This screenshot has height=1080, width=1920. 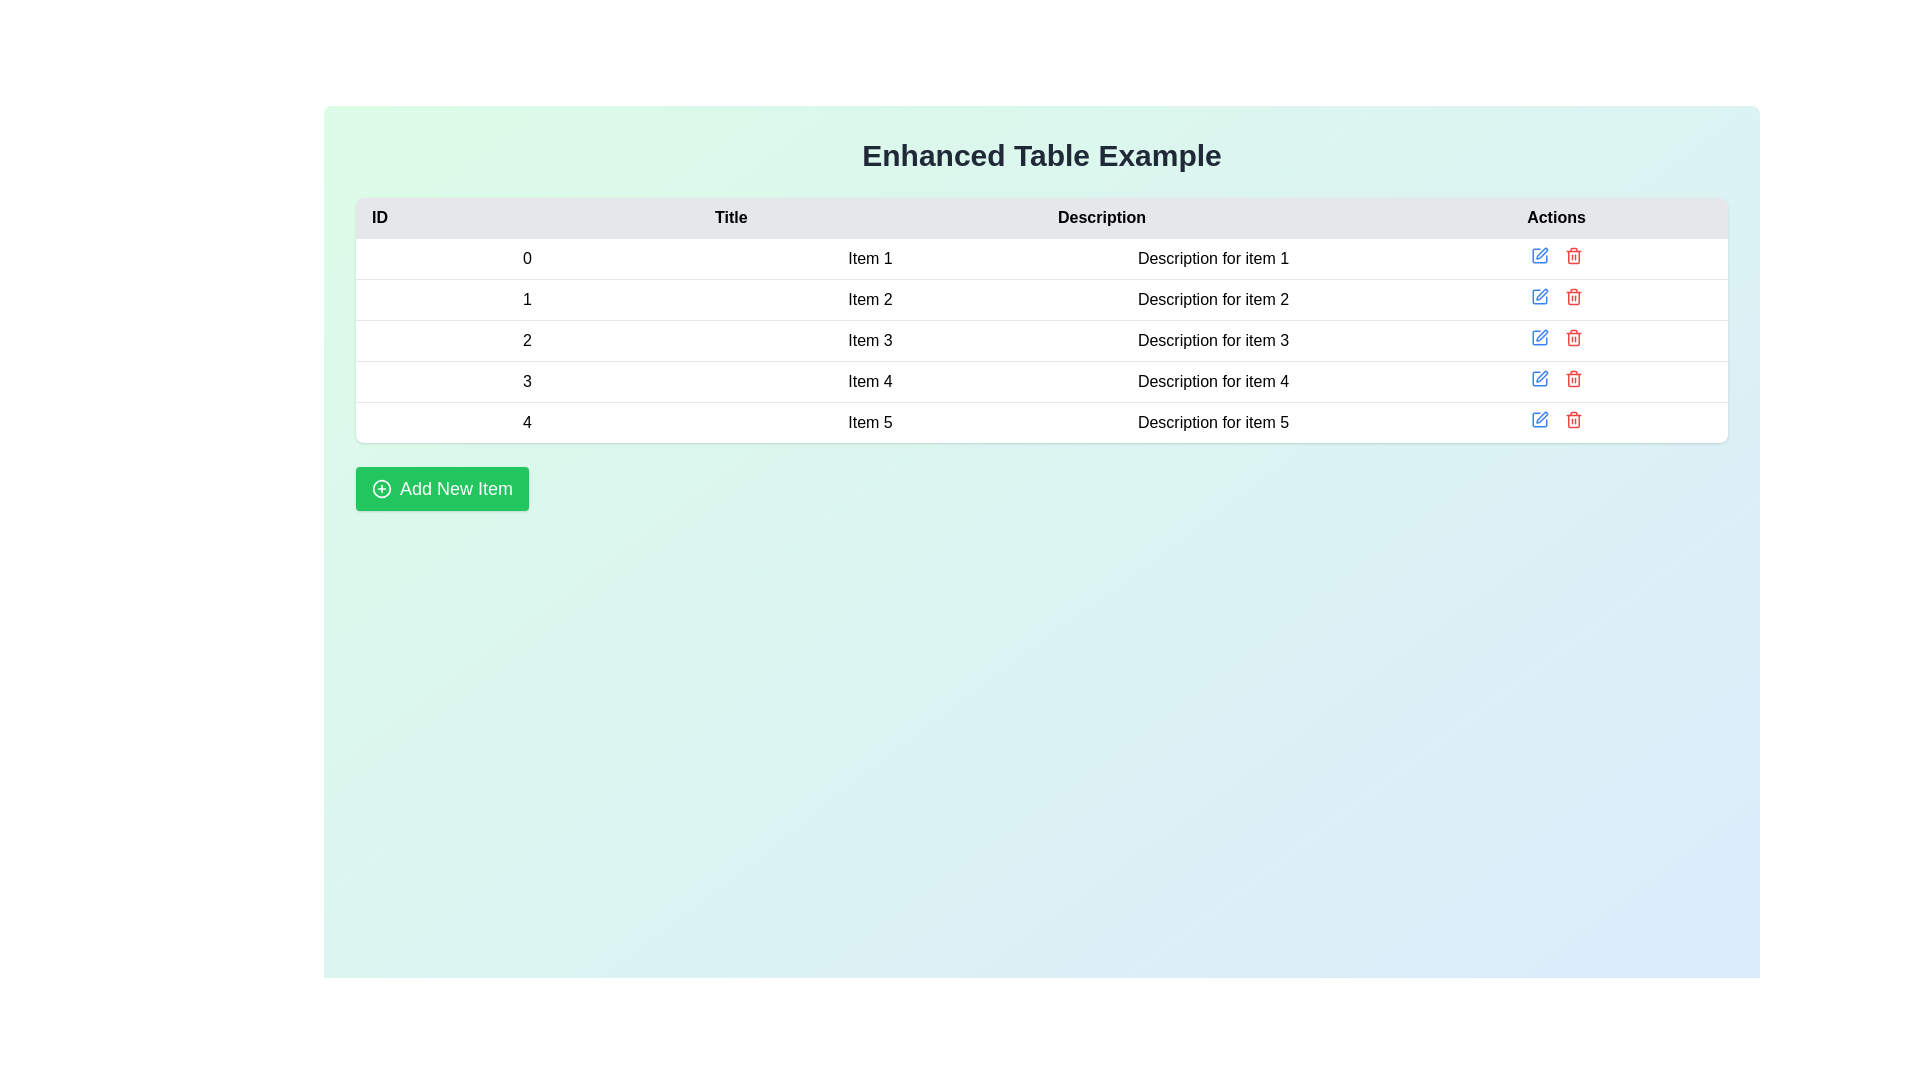 I want to click on the edit button icon located in the Actions column of the third row of the table, so click(x=1540, y=334).